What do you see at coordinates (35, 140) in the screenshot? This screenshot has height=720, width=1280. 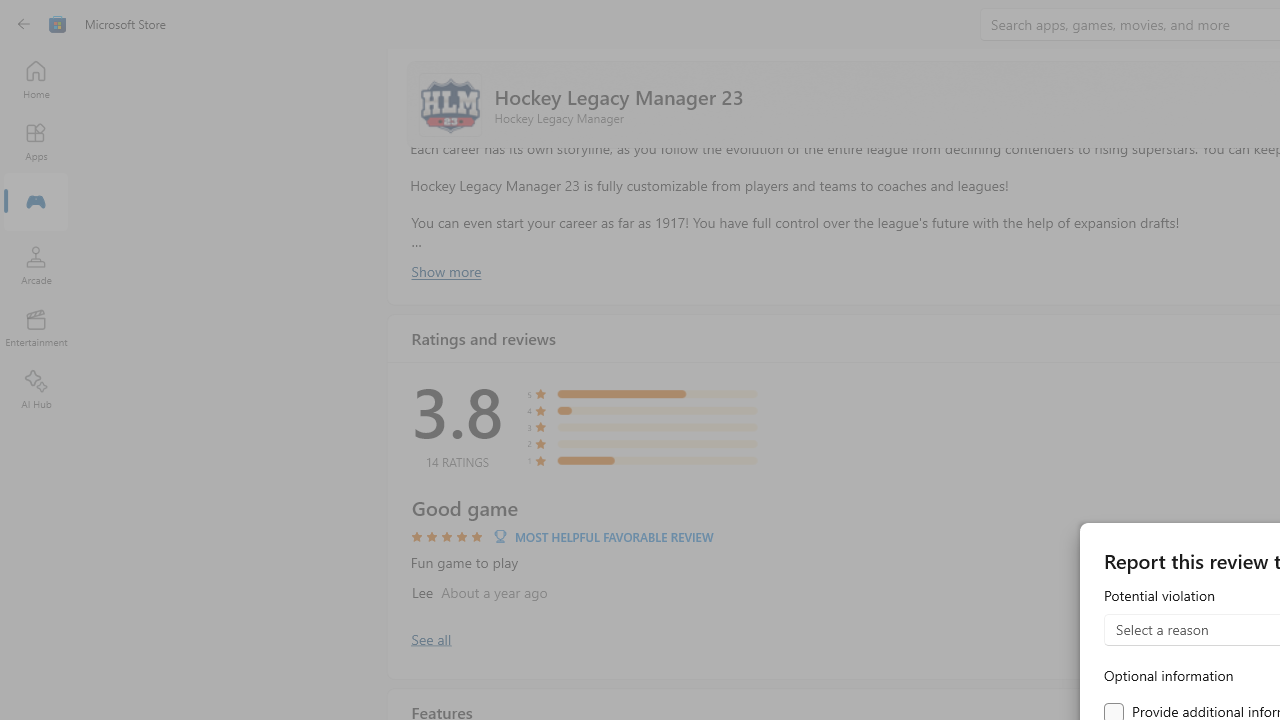 I see `'Apps'` at bounding box center [35, 140].